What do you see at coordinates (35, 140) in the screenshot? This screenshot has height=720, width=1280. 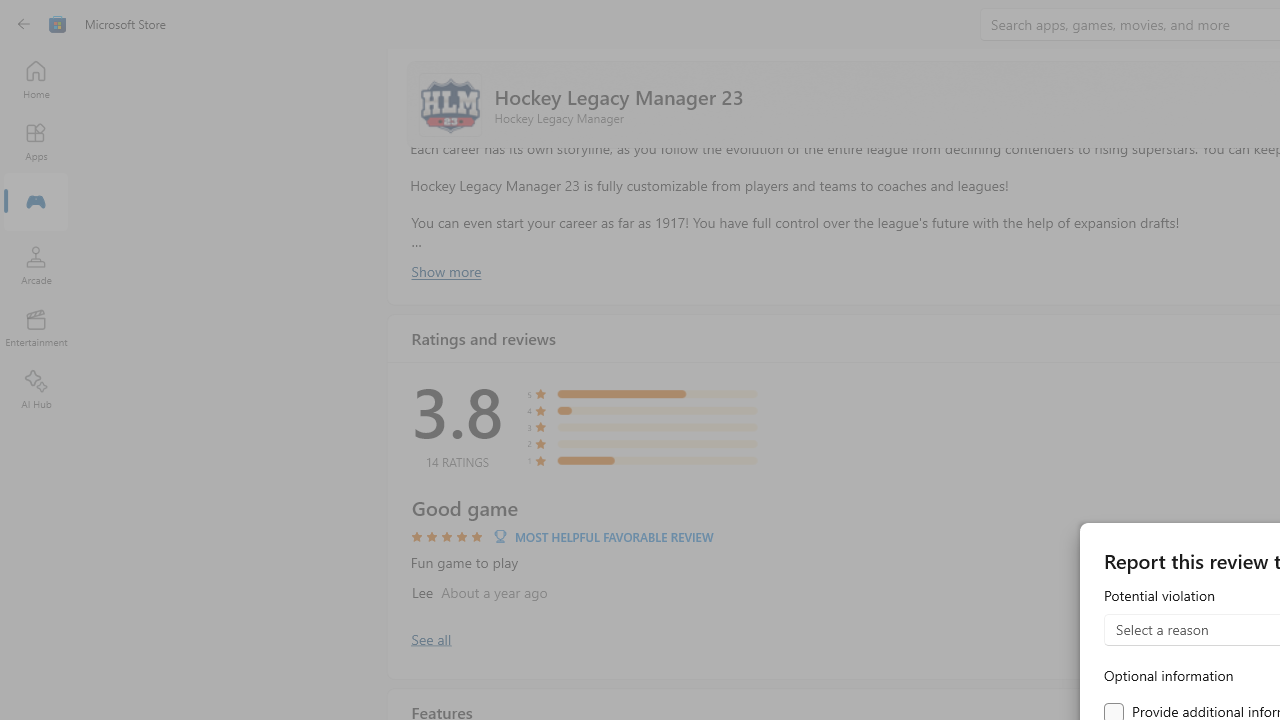 I see `'Apps'` at bounding box center [35, 140].